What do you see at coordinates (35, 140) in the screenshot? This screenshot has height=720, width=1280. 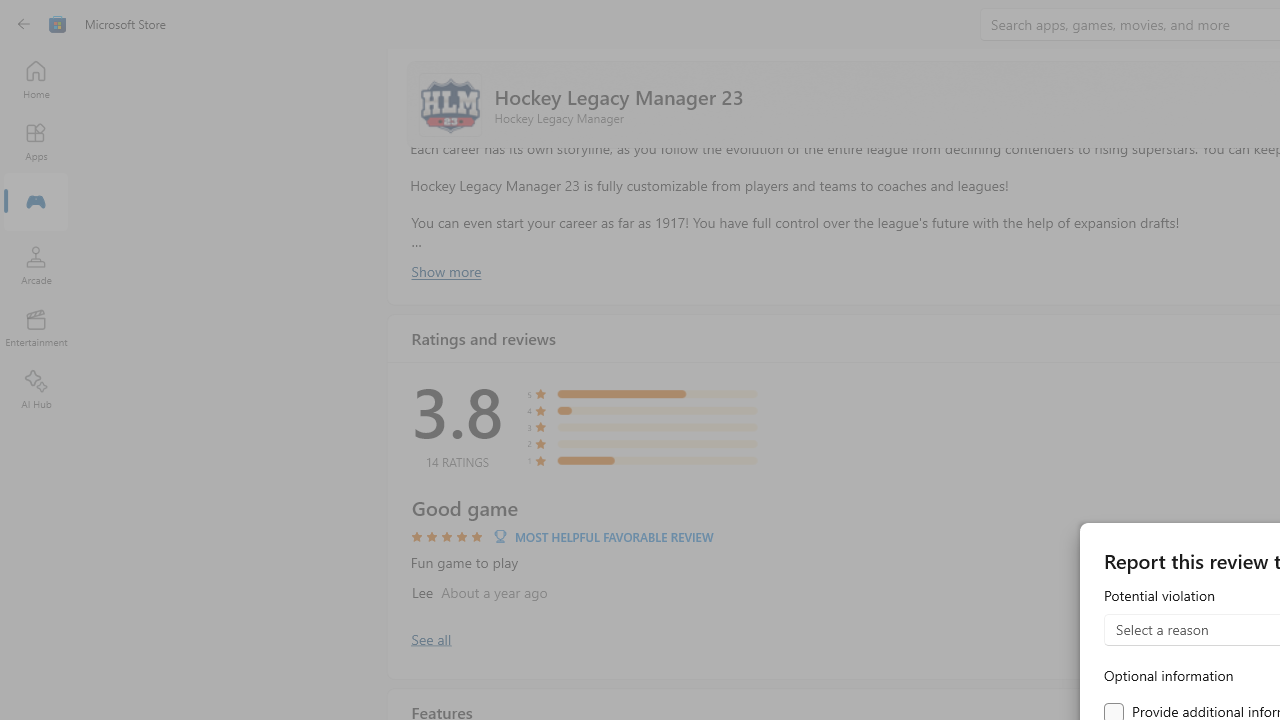 I see `'Apps'` at bounding box center [35, 140].